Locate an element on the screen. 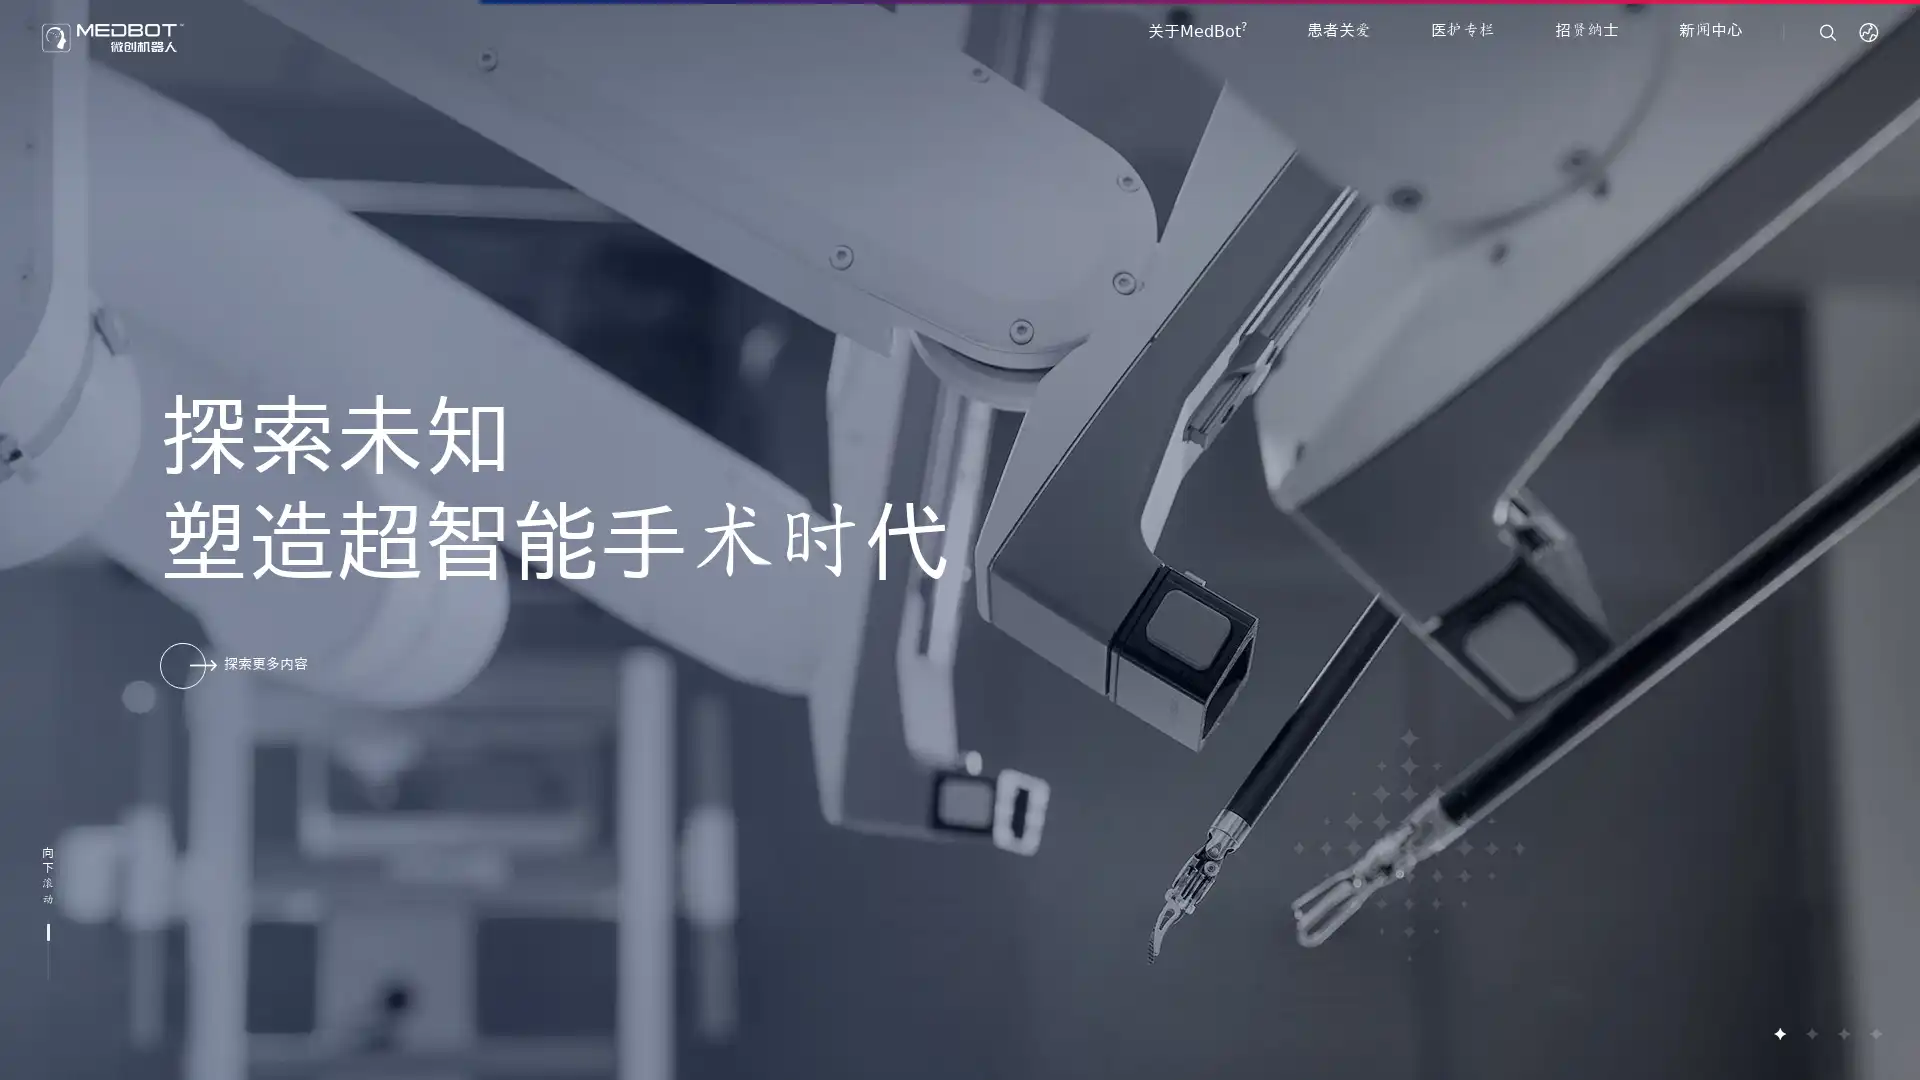 The image size is (1920, 1080). Go to slide 4 is located at coordinates (1874, 1033).